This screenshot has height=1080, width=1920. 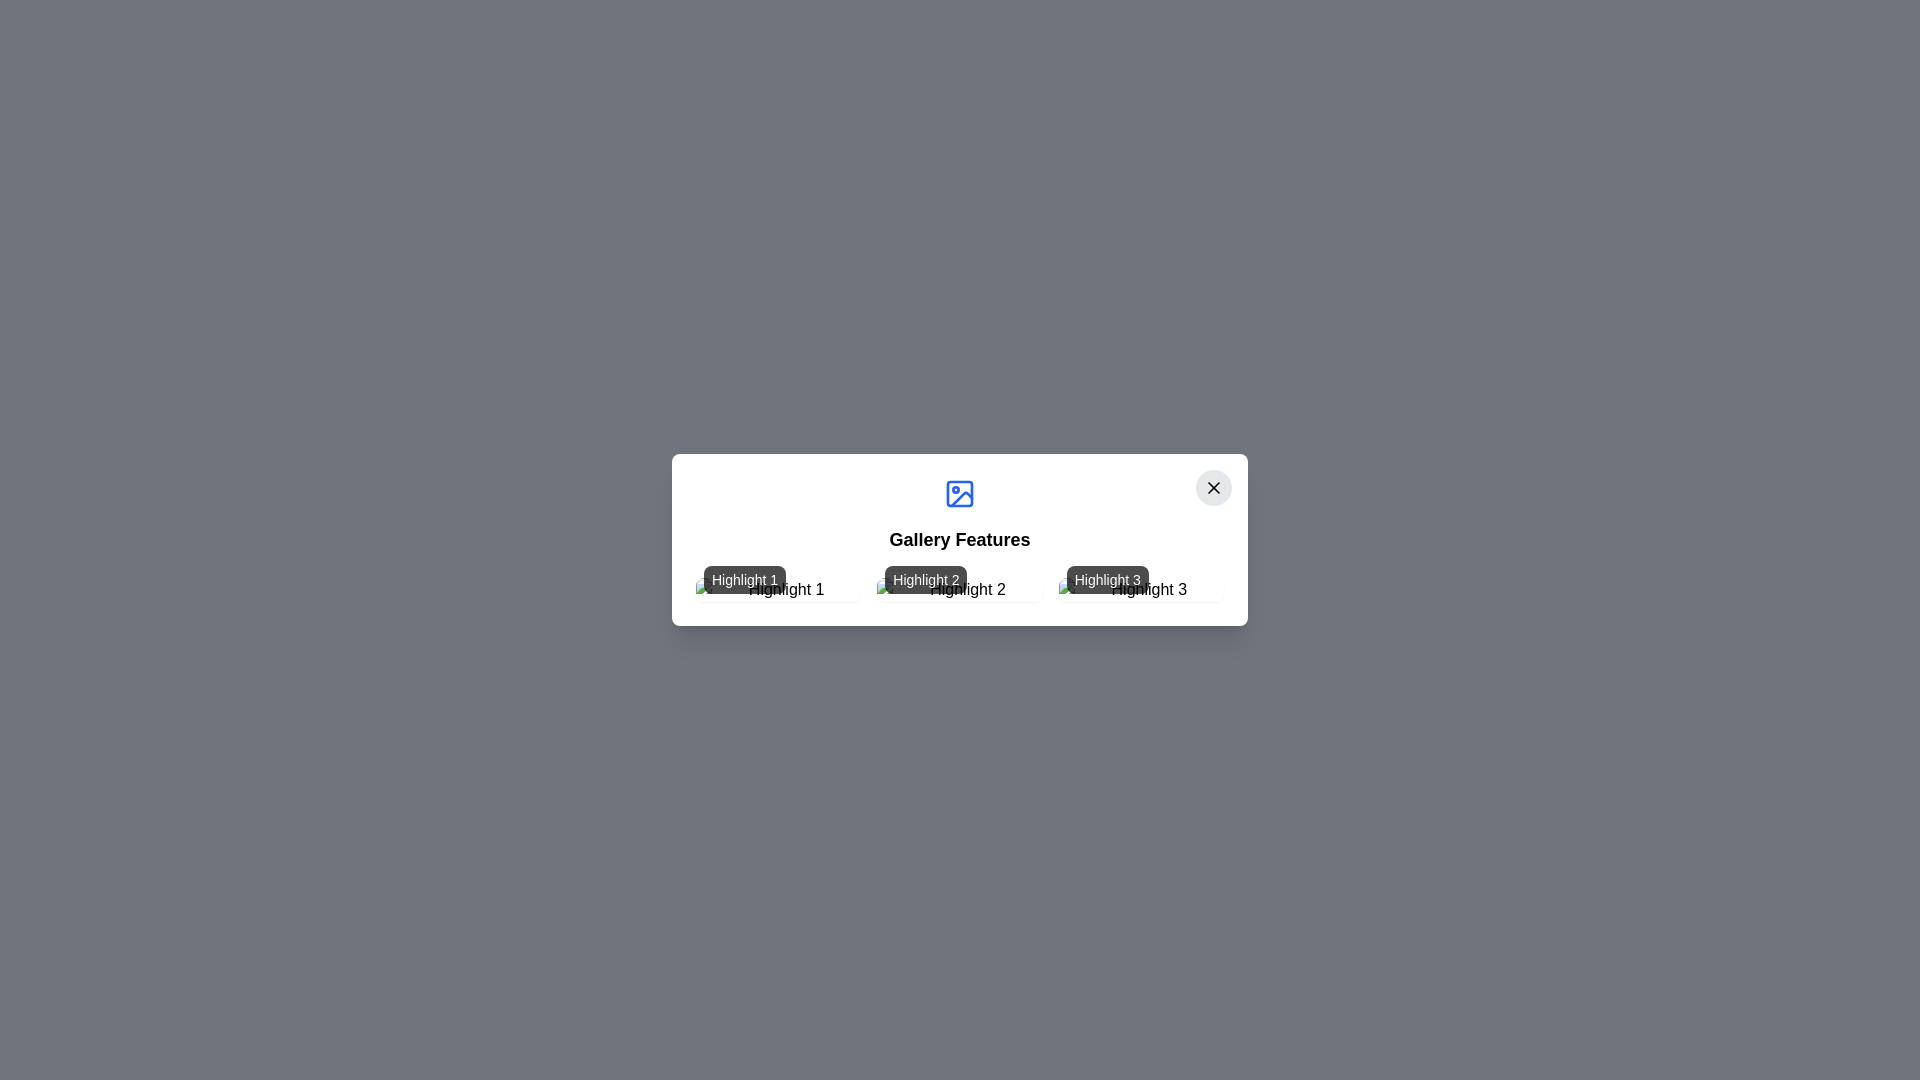 I want to click on the image labeled Highlight 3 to view its details, so click(x=1141, y=589).